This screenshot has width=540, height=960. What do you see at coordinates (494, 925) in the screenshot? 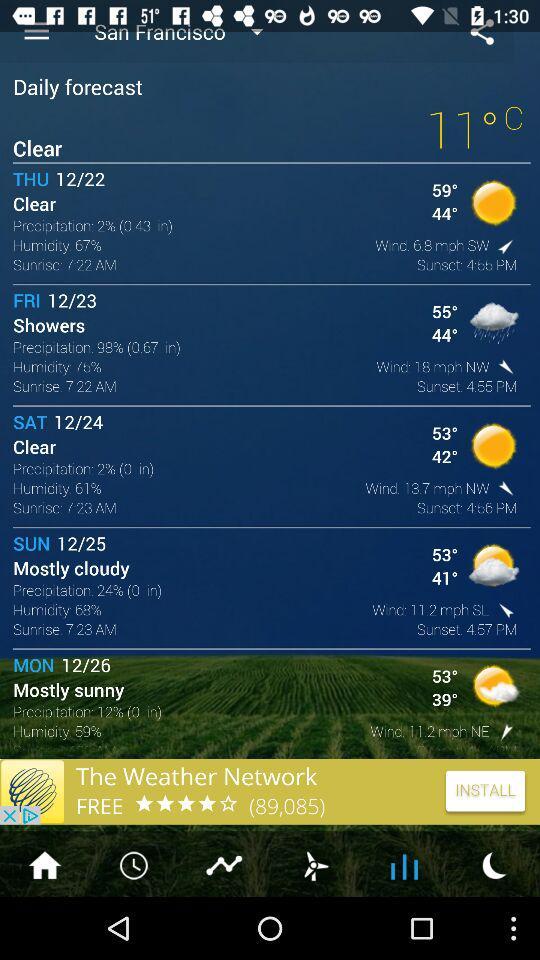
I see `the weather icon` at bounding box center [494, 925].